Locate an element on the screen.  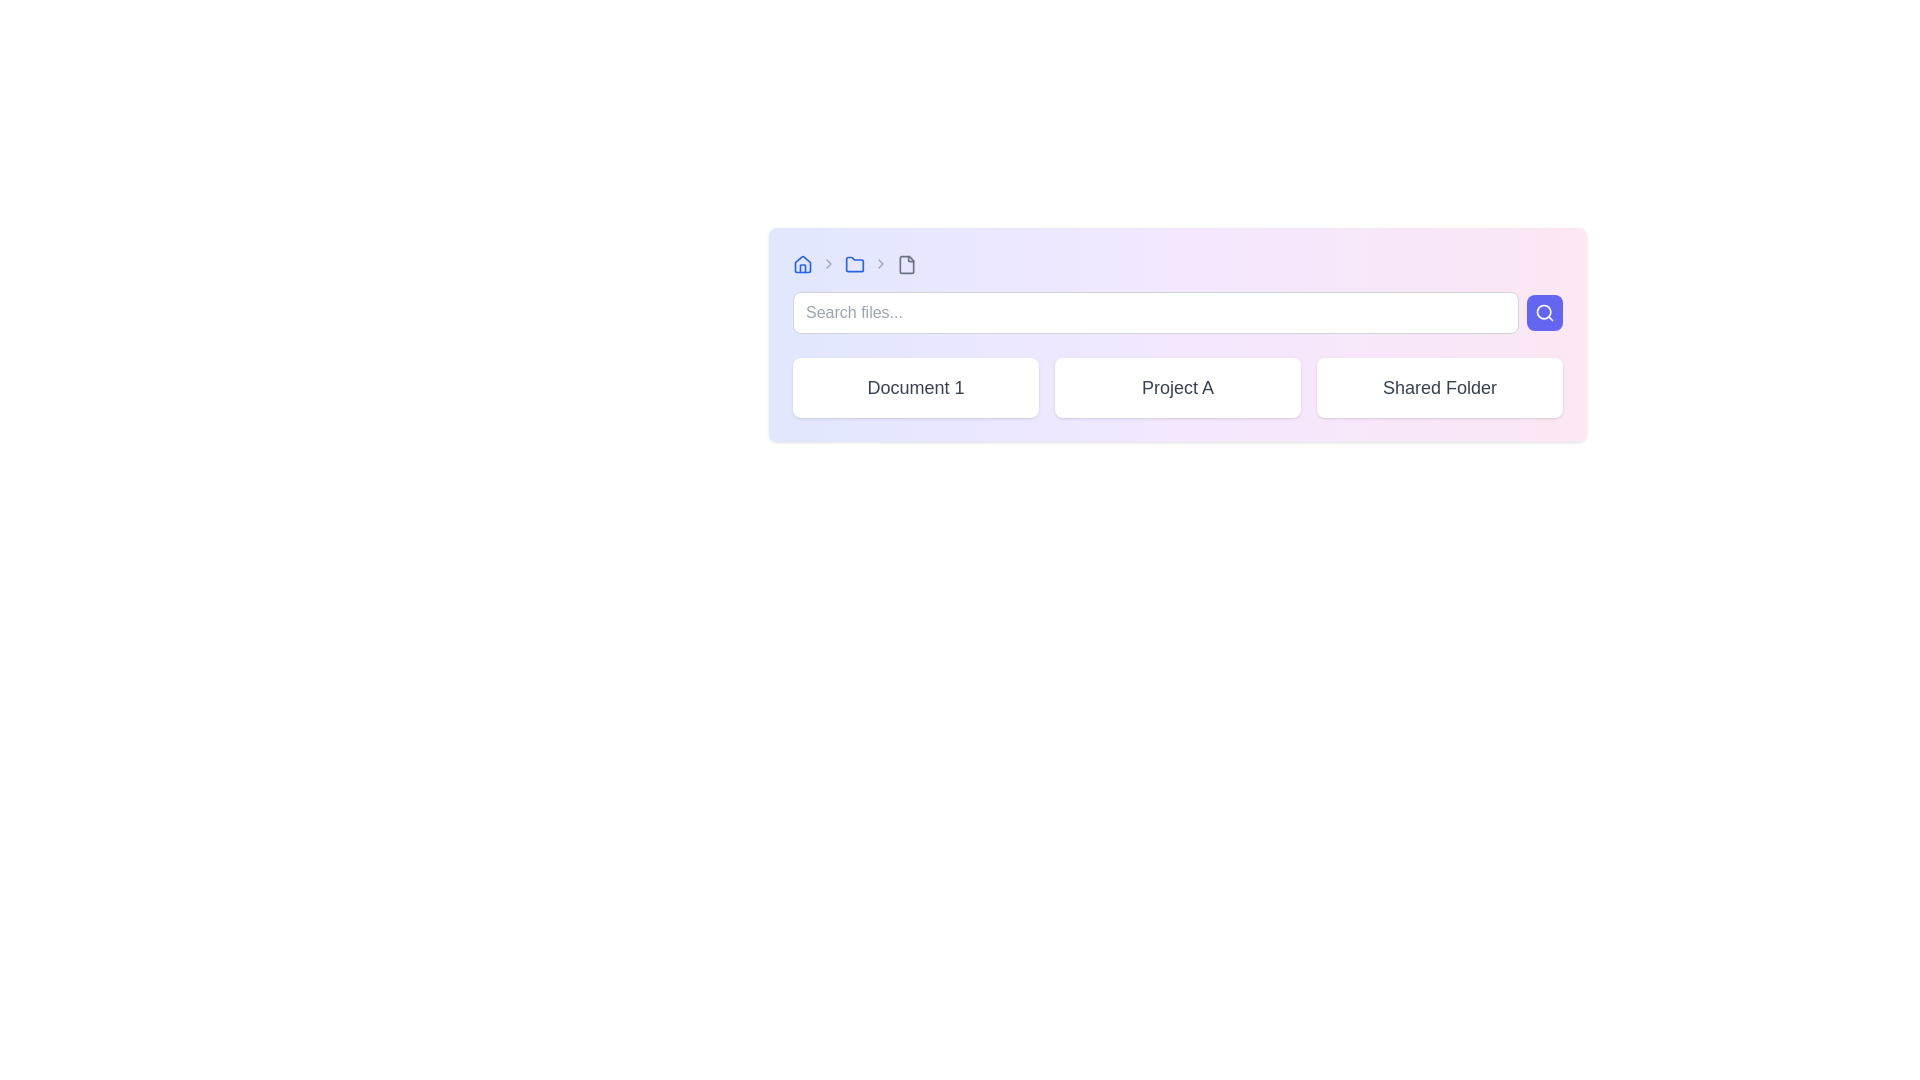
the small right-pointing chevron icon in the breadcrumb navigation bar, which is the third navigation icon following the hyperlink 'Project A' is located at coordinates (880, 262).